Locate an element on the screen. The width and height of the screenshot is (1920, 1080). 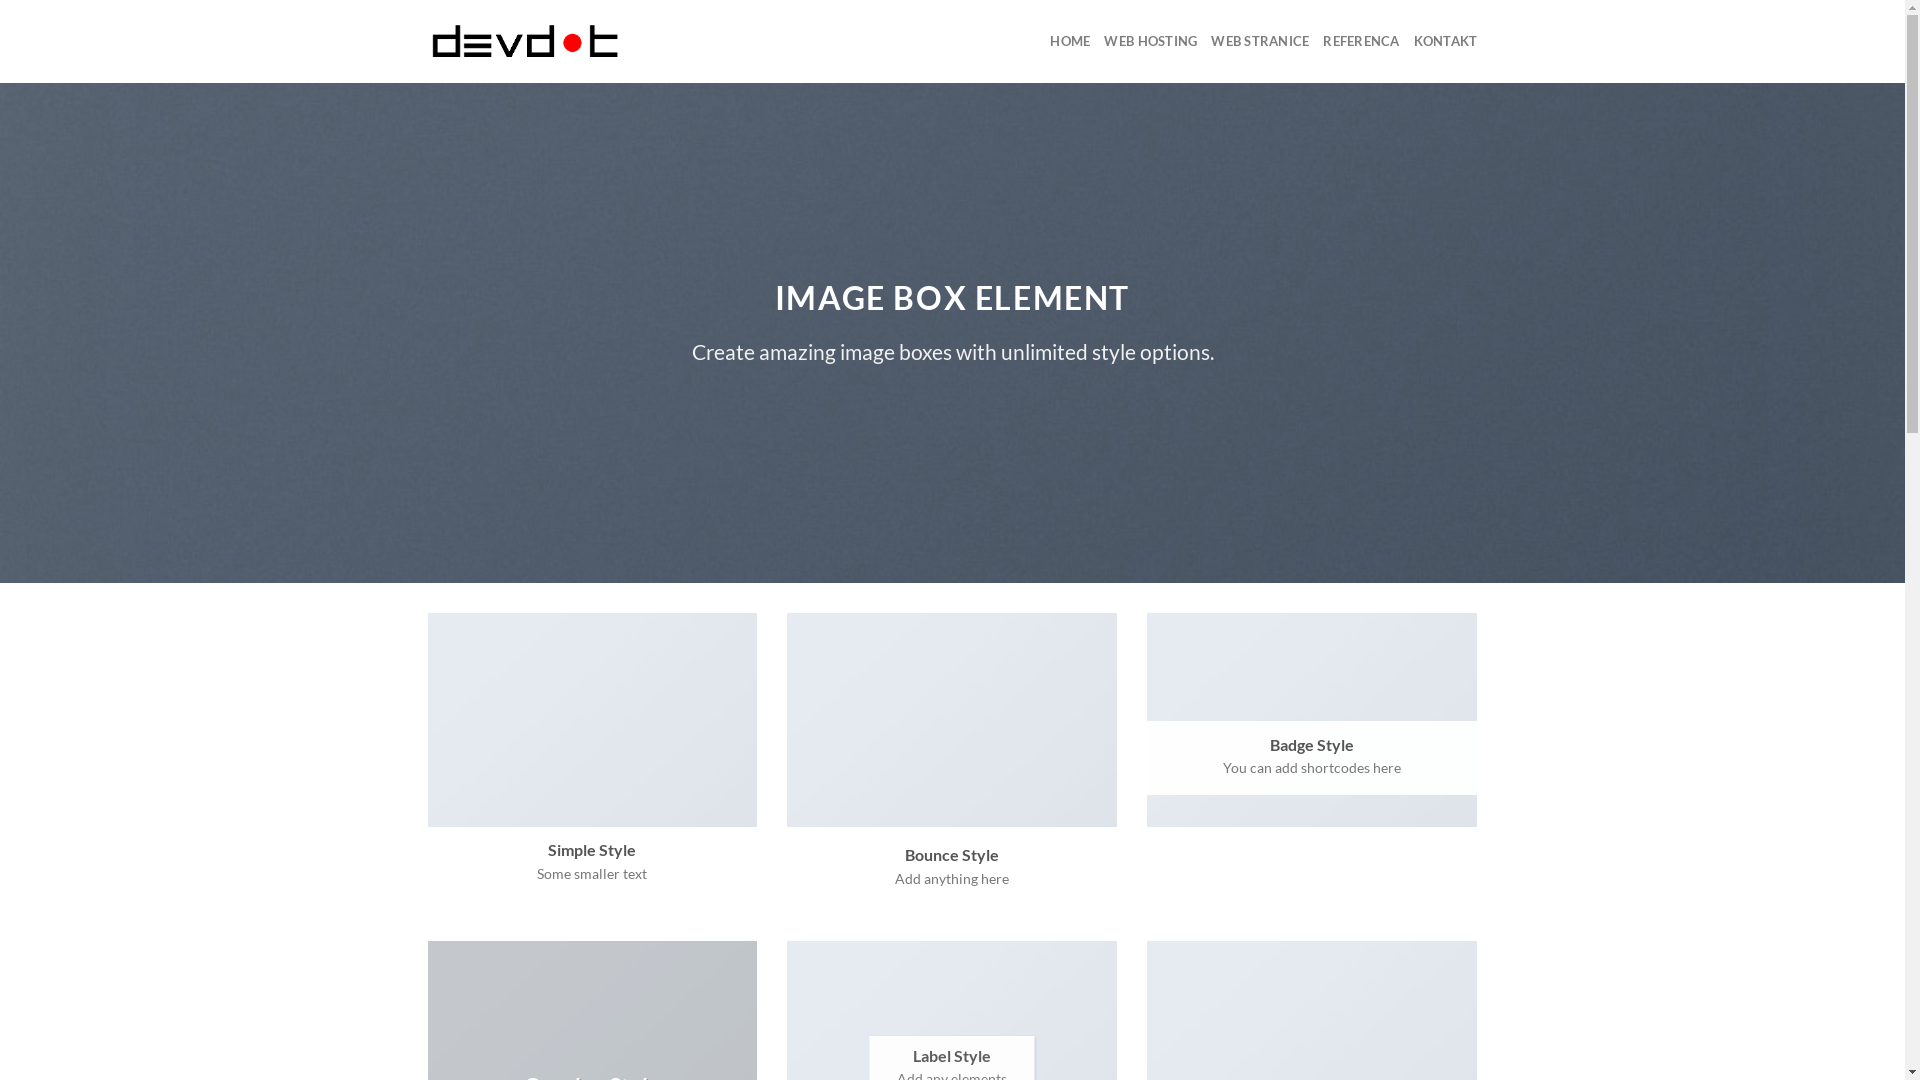
'WEB HOSTING' is located at coordinates (1150, 41).